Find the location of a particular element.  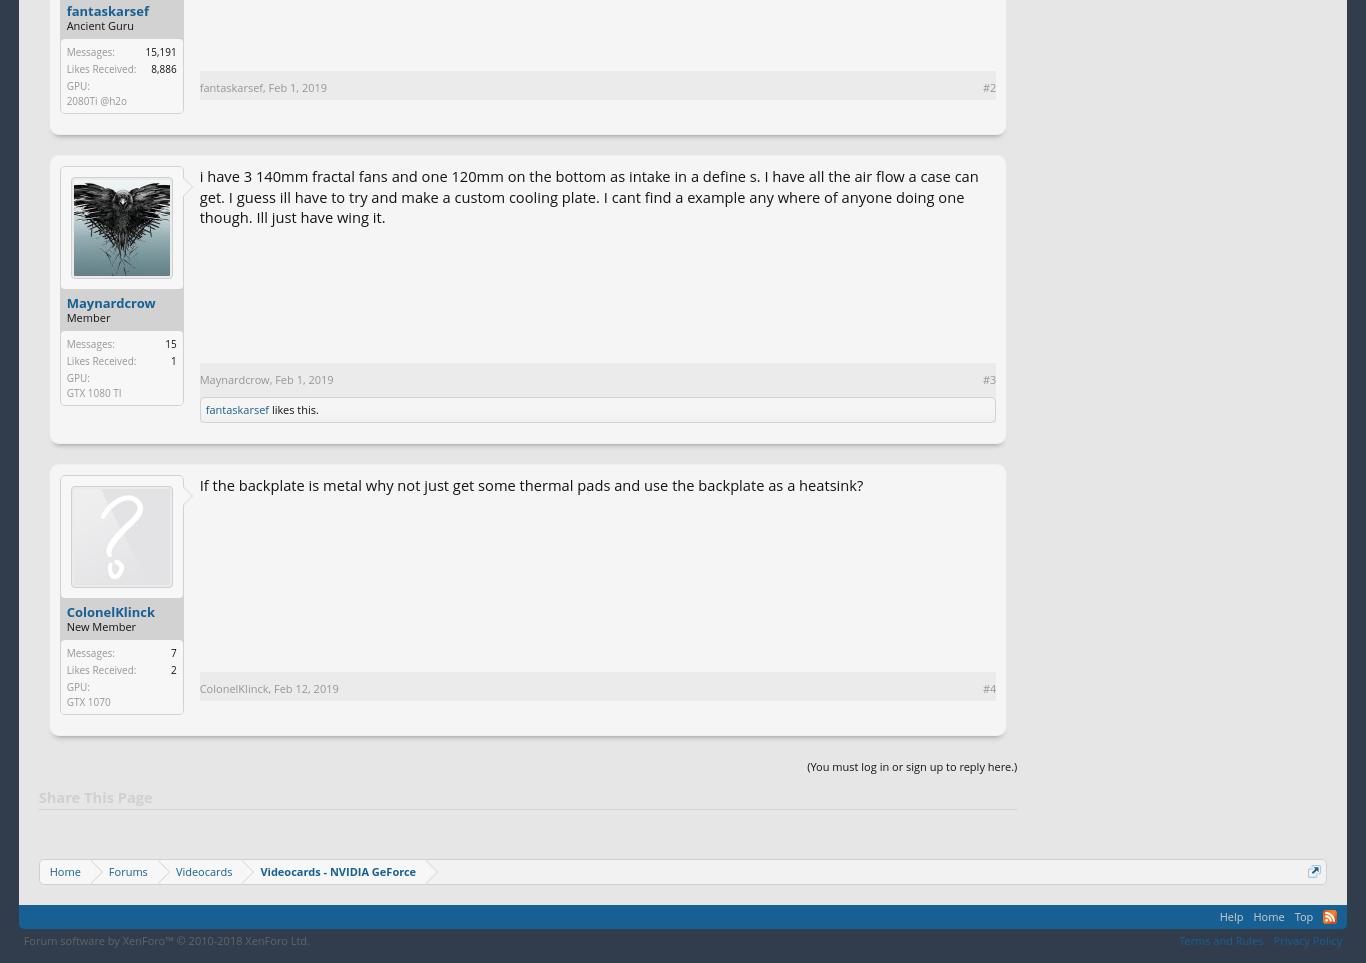

'1' is located at coordinates (171, 360).